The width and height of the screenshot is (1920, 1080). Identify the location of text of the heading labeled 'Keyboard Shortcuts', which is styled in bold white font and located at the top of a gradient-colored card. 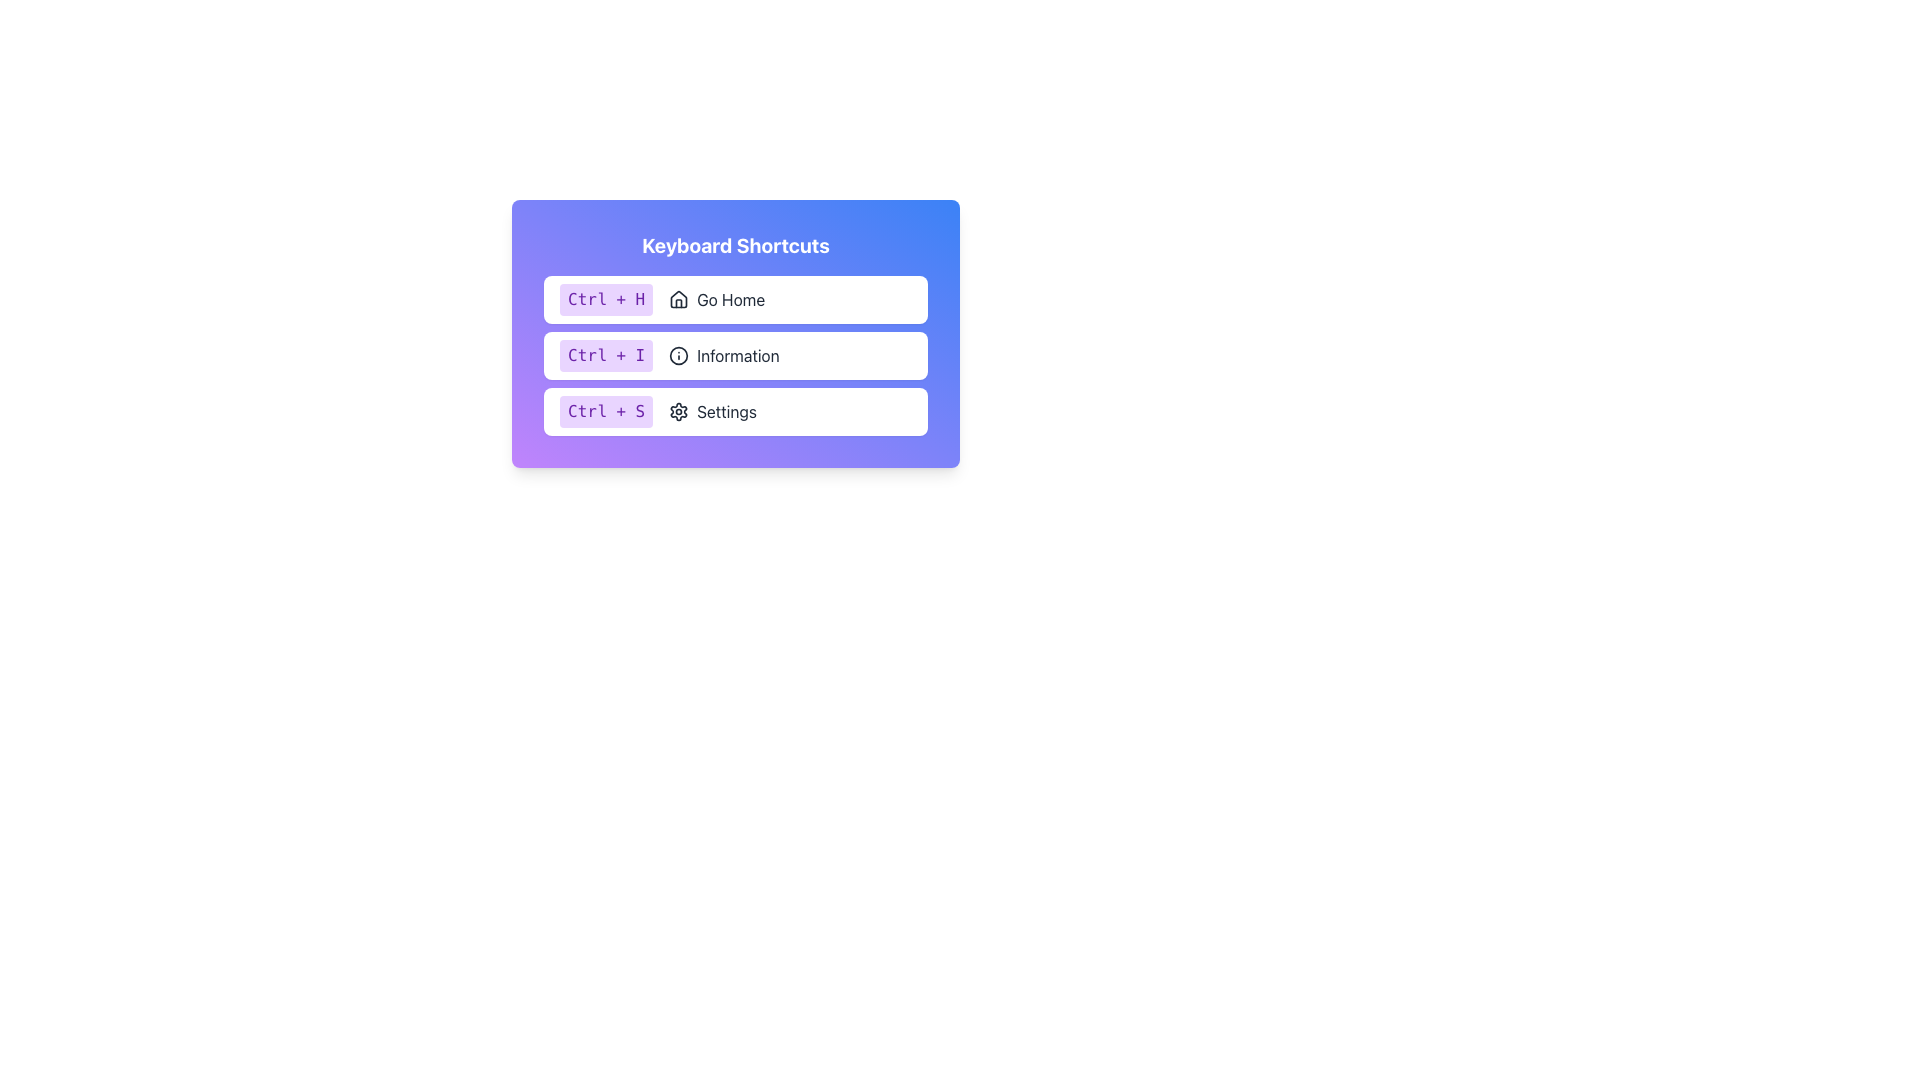
(734, 245).